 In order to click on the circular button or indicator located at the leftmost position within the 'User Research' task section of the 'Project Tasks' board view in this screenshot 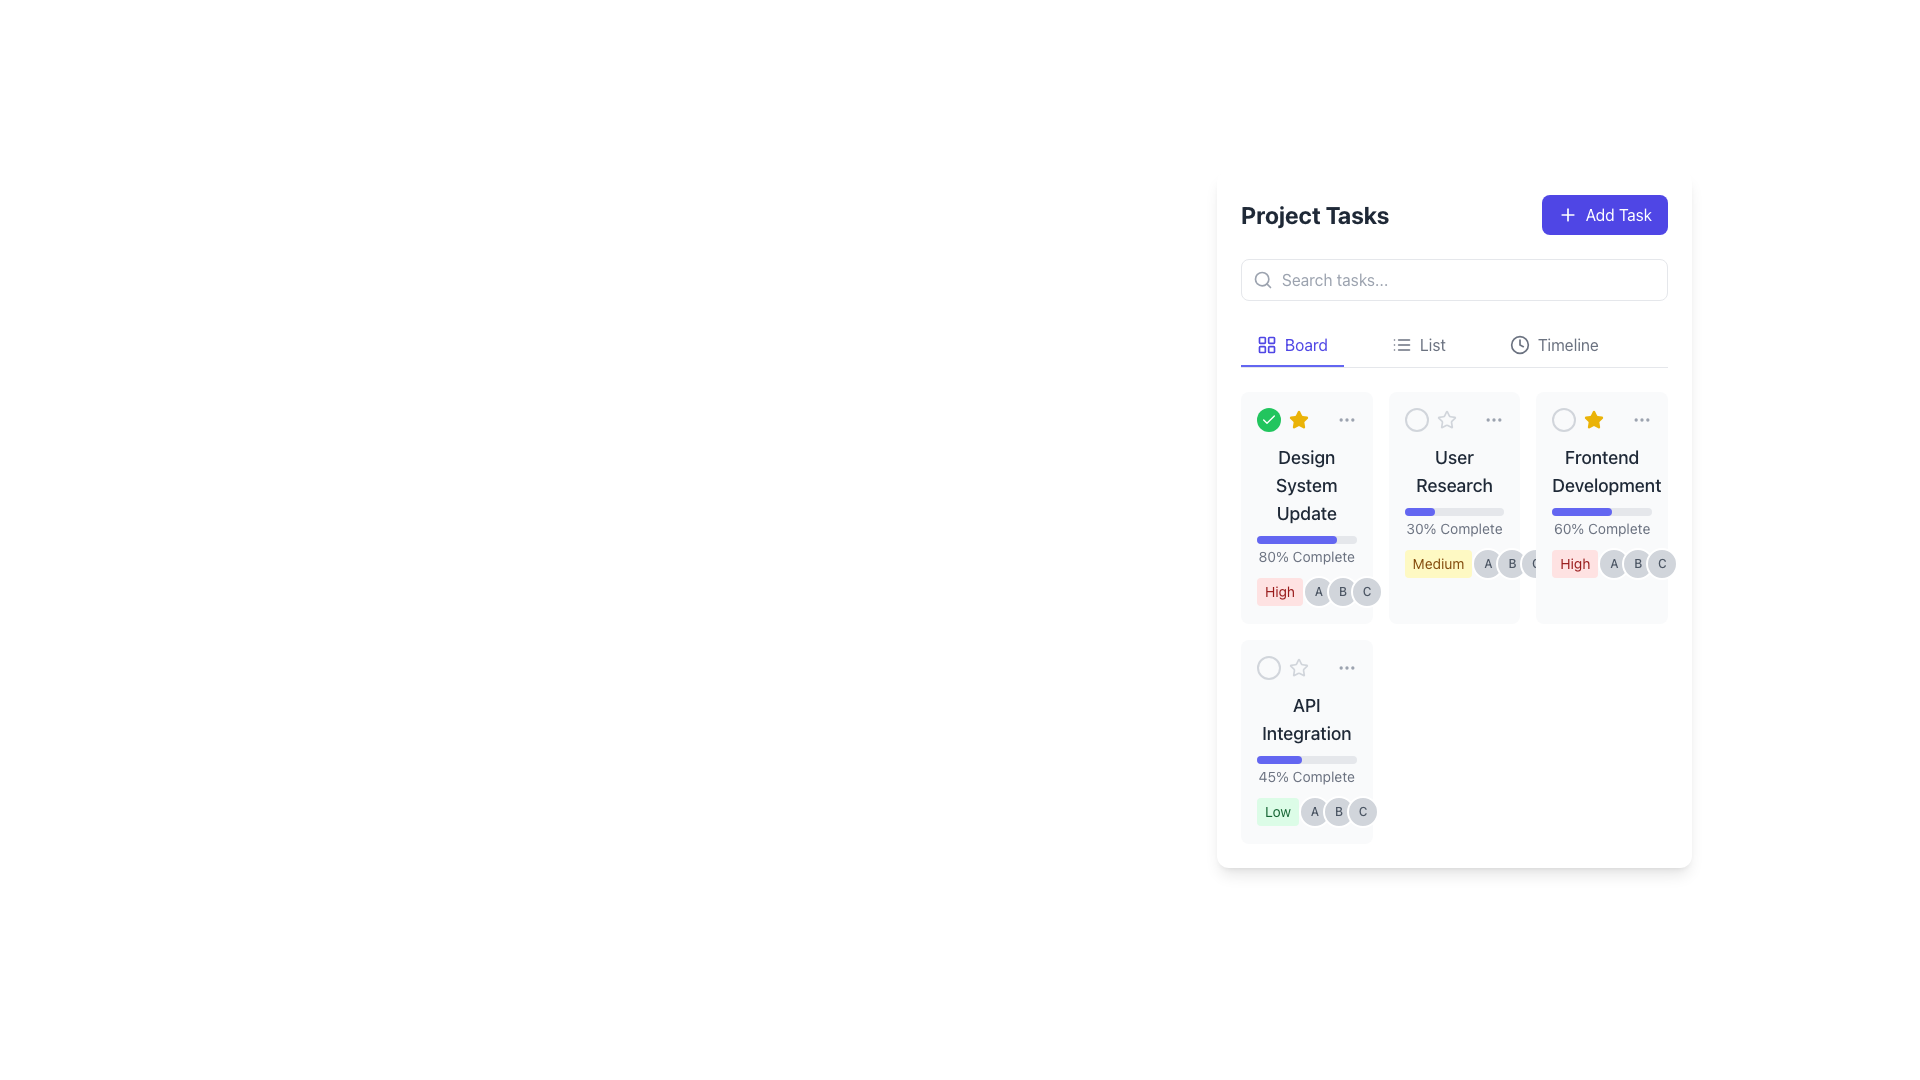, I will do `click(1415, 419)`.